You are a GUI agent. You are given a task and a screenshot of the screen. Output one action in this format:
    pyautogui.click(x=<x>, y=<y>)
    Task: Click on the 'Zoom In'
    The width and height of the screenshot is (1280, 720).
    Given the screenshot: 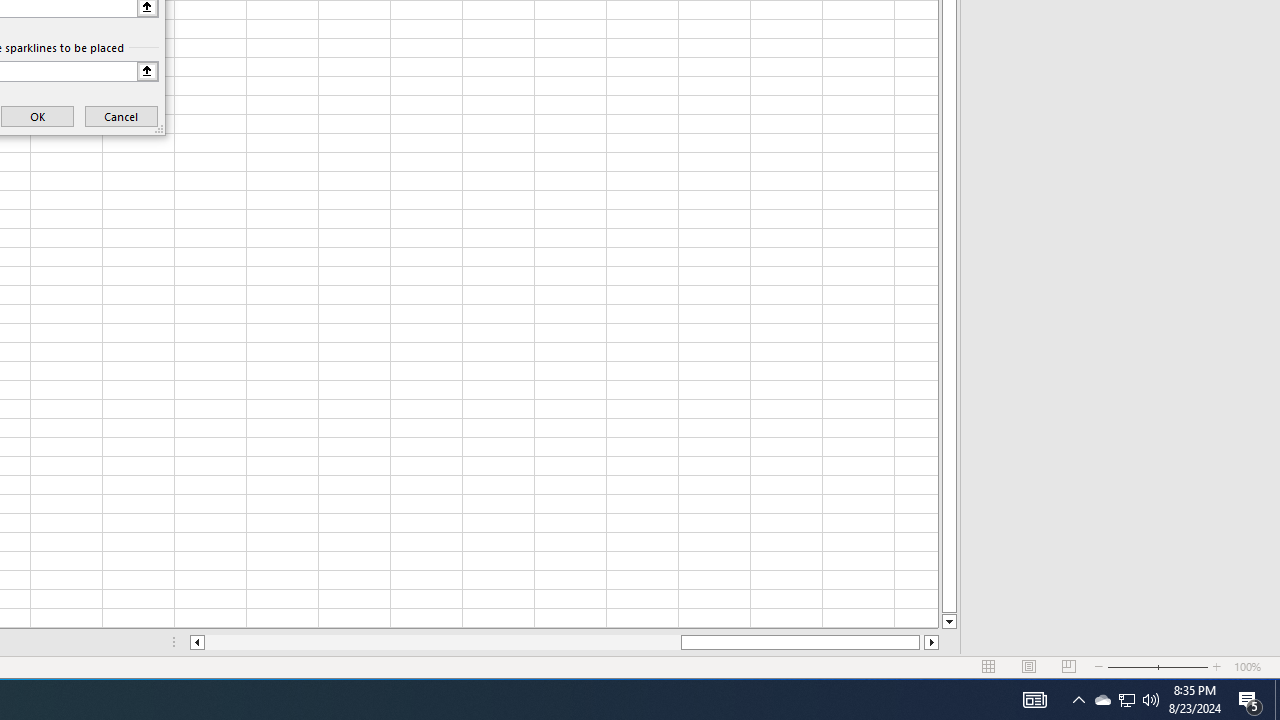 What is the action you would take?
    pyautogui.click(x=1216, y=667)
    